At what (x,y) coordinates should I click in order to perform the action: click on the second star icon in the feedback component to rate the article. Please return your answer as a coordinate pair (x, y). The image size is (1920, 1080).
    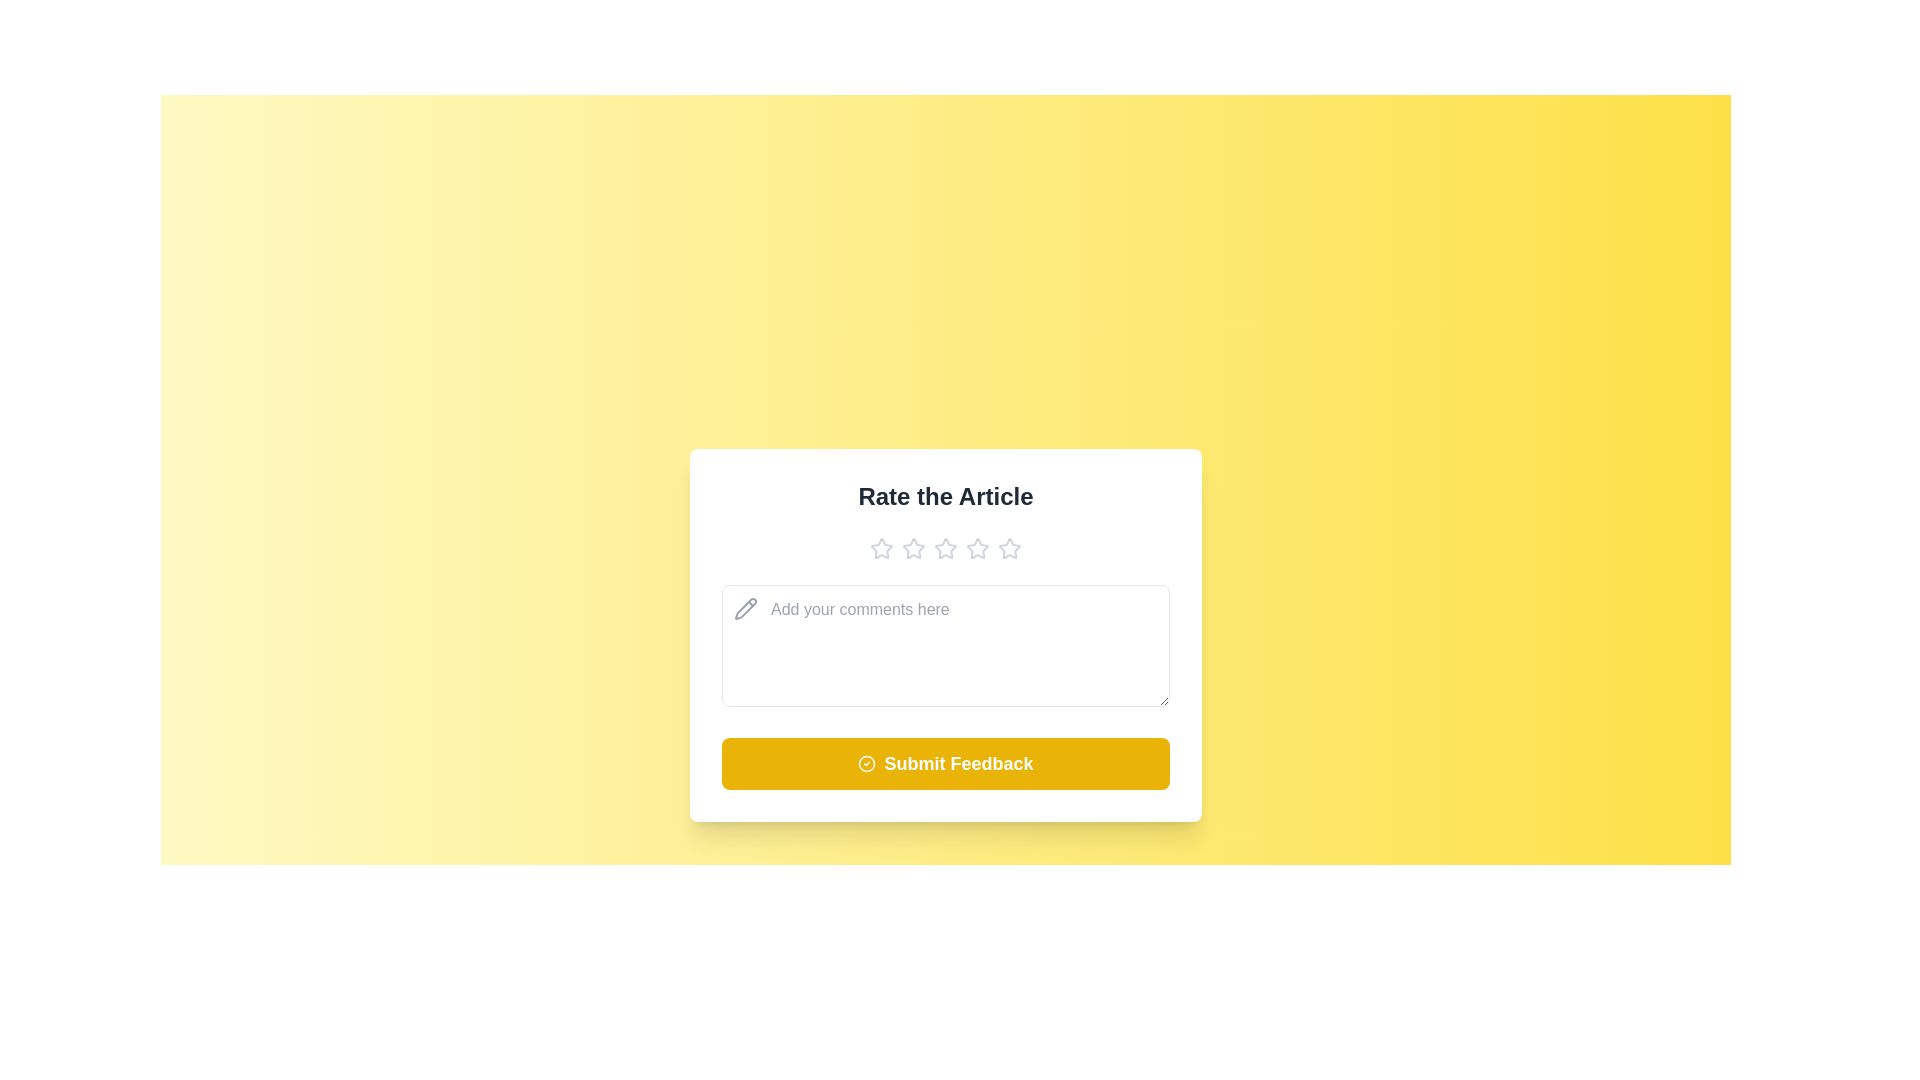
    Looking at the image, I should click on (912, 547).